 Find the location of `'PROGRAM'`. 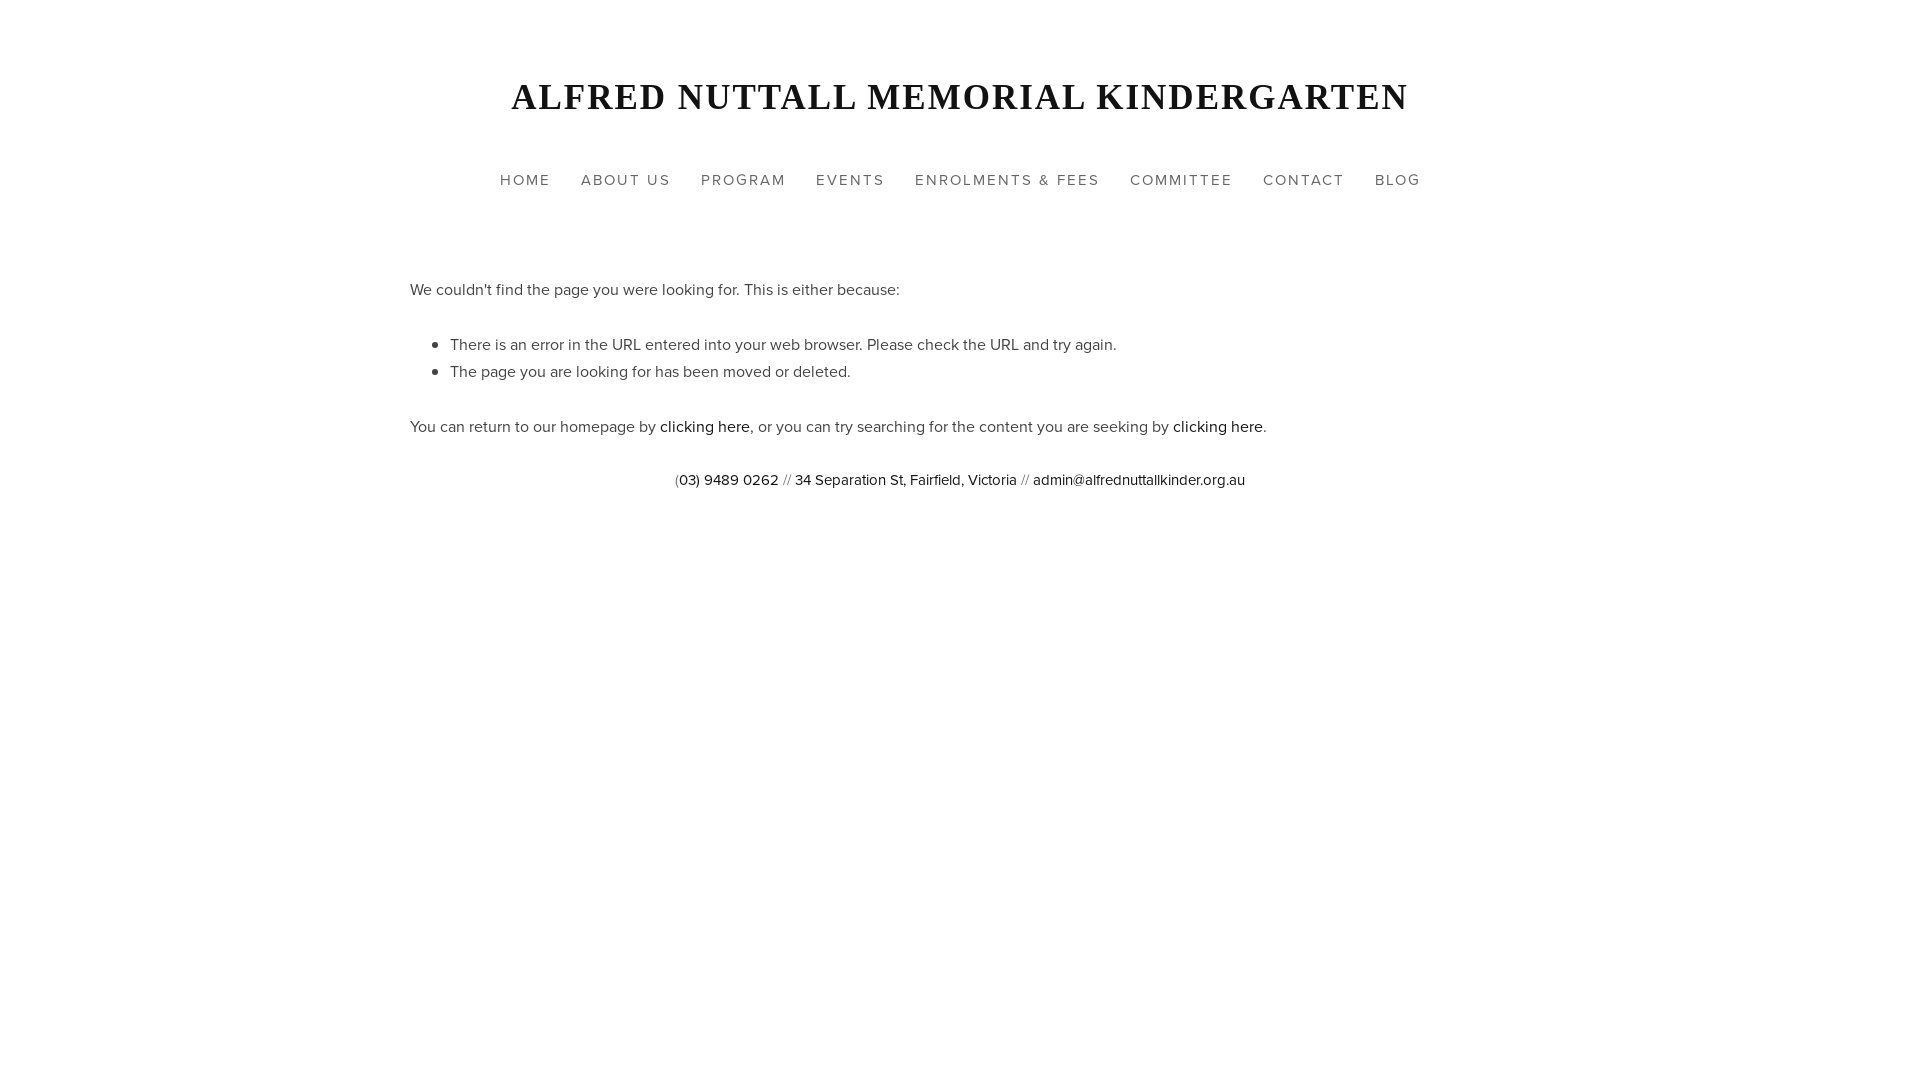

'PROGRAM' is located at coordinates (687, 180).